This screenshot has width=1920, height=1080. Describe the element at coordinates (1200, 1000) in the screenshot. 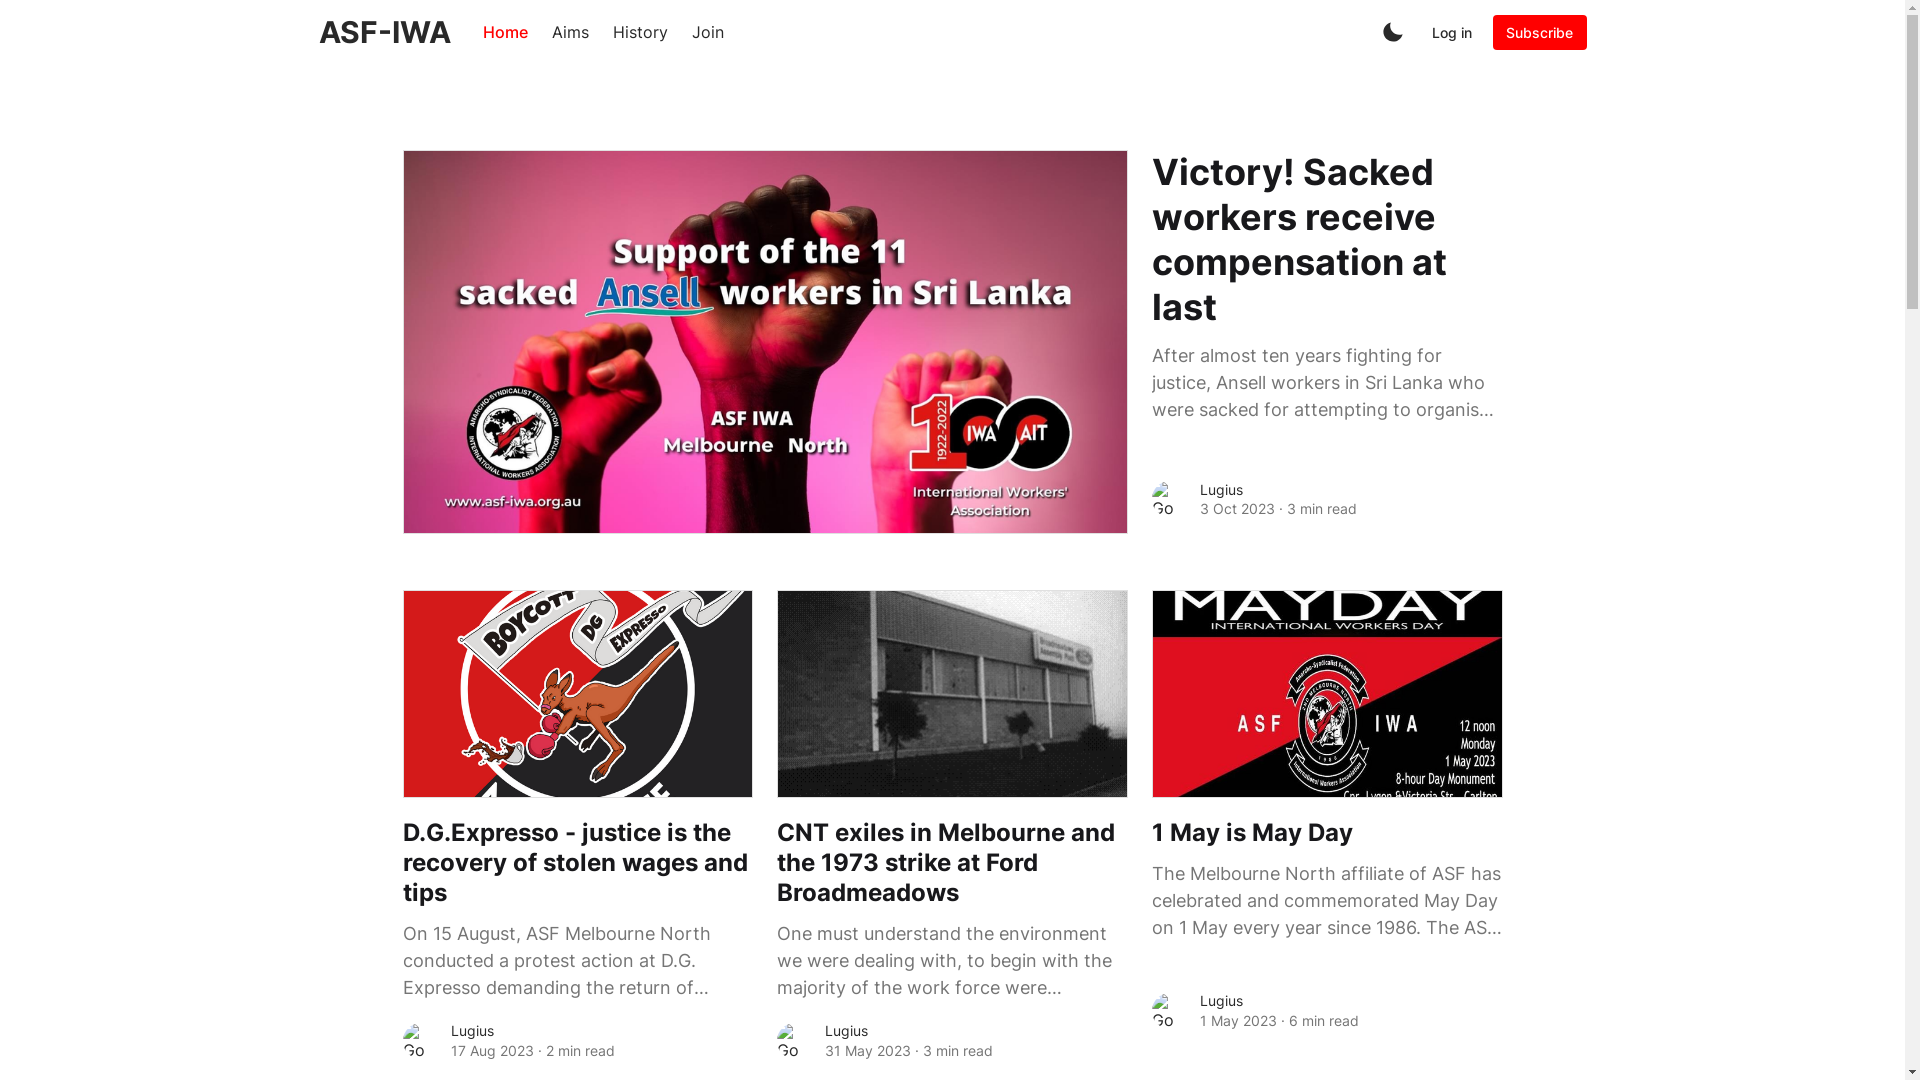

I see `'Lugius'` at that location.